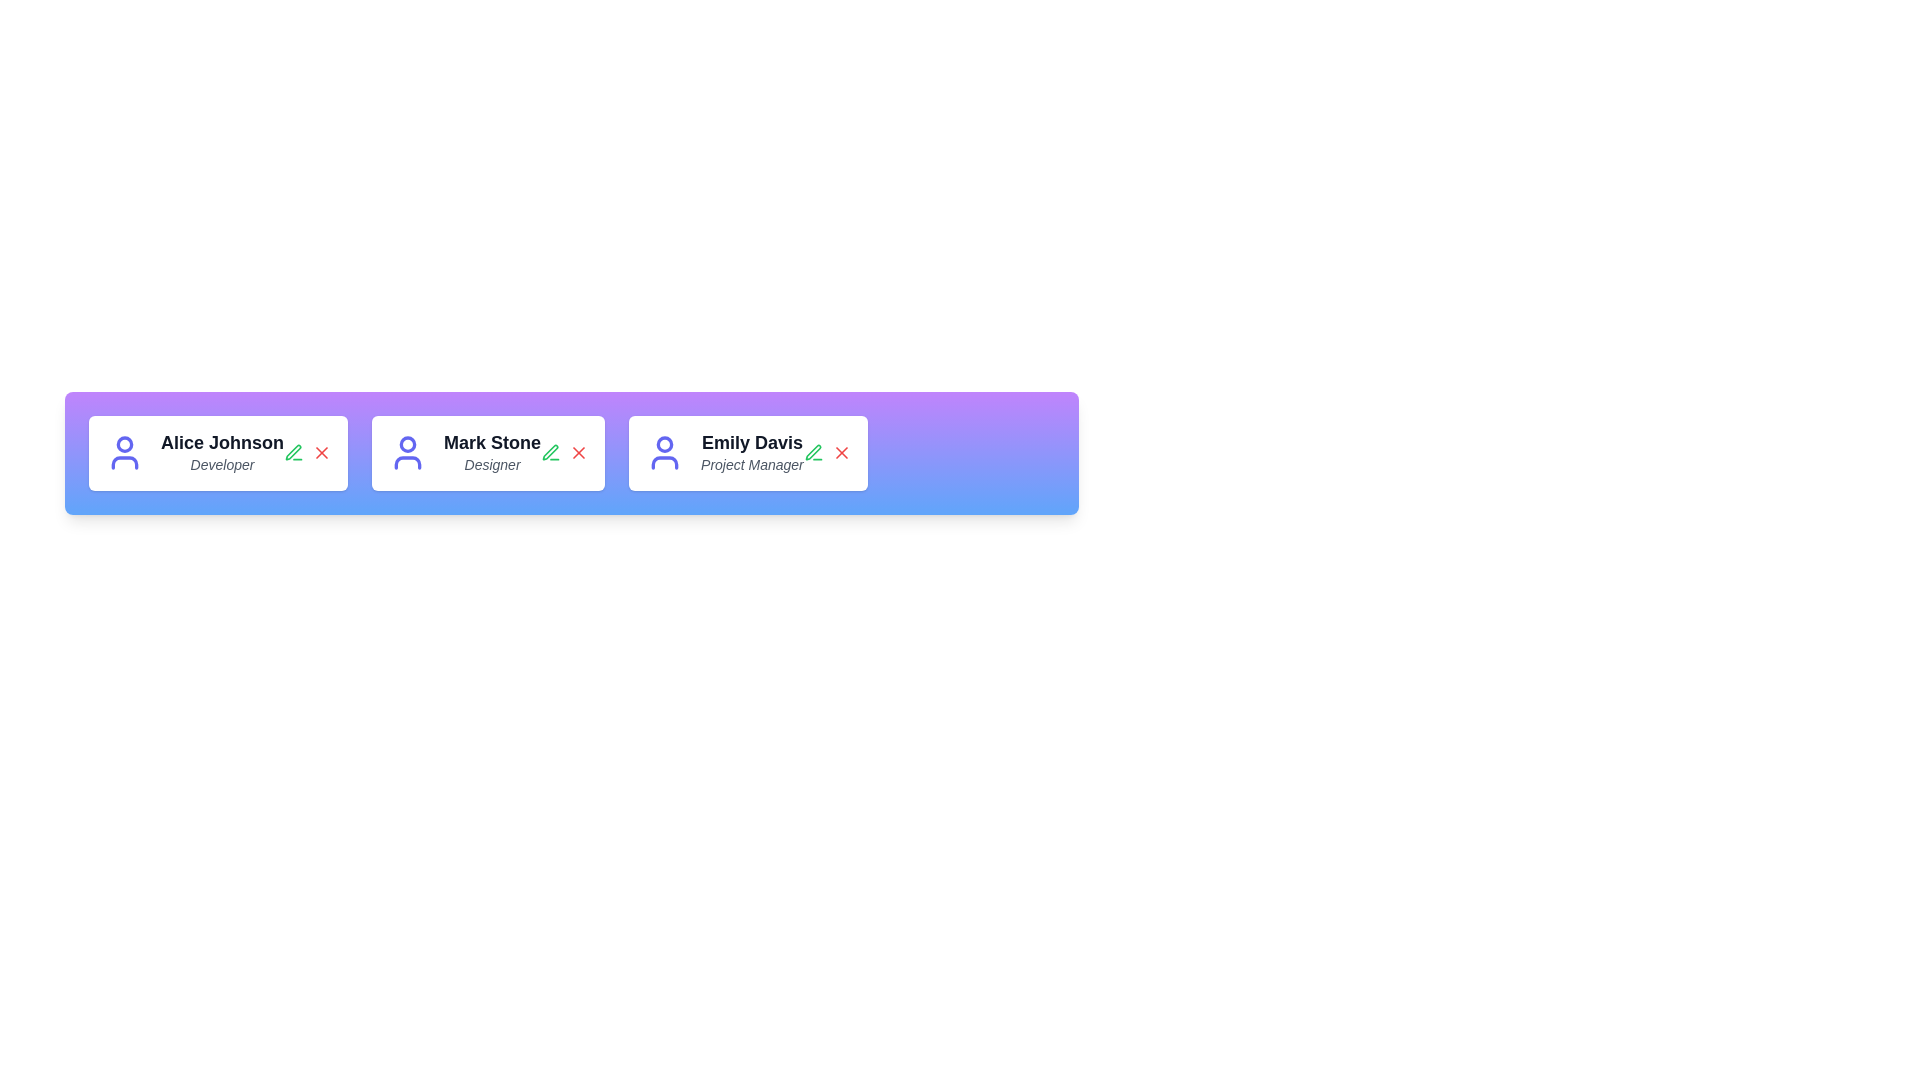  I want to click on edit icon for the profile card of Emily Davis, so click(813, 453).